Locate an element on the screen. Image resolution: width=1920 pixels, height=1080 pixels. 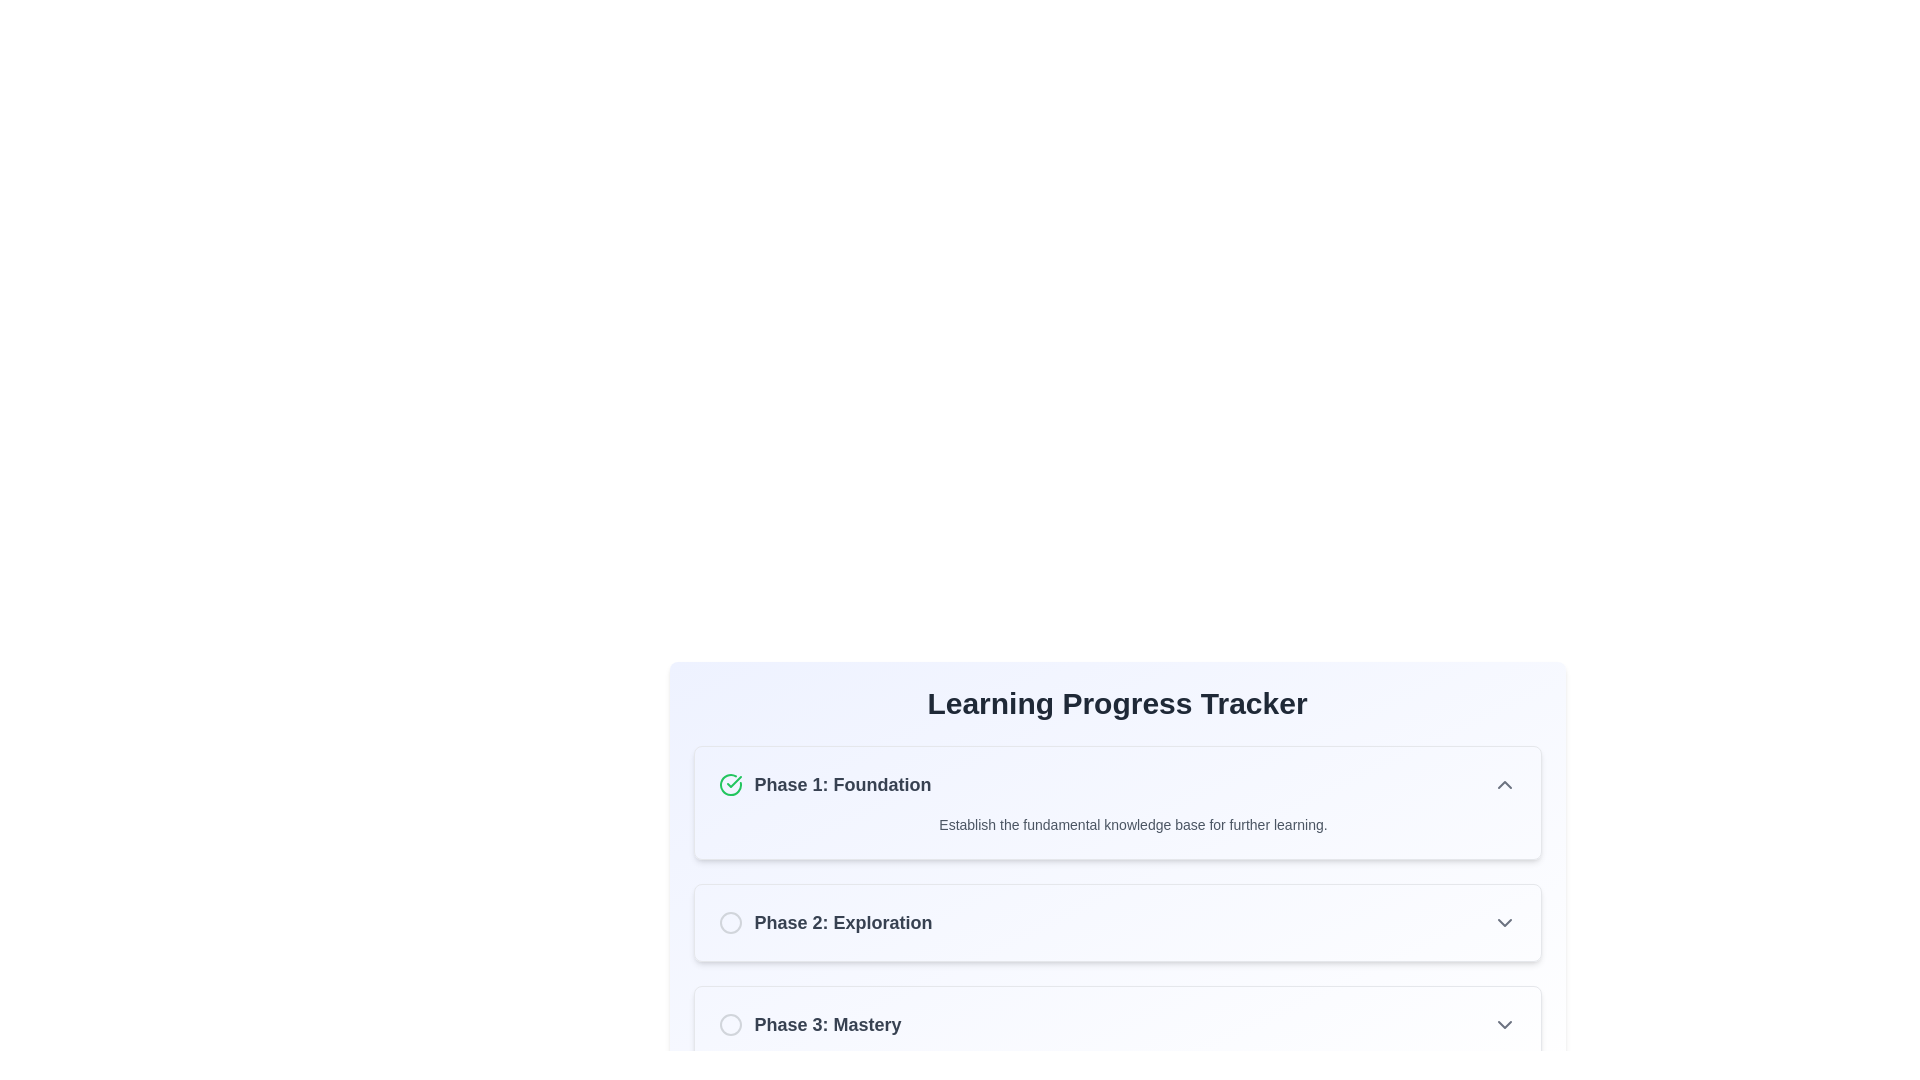
the text 'Phase 2: Exploration', which is the second item in a vertical list of phases, positioned below 'Phase 1: Foundation' and above 'Phase 3: Mastery' is located at coordinates (825, 922).